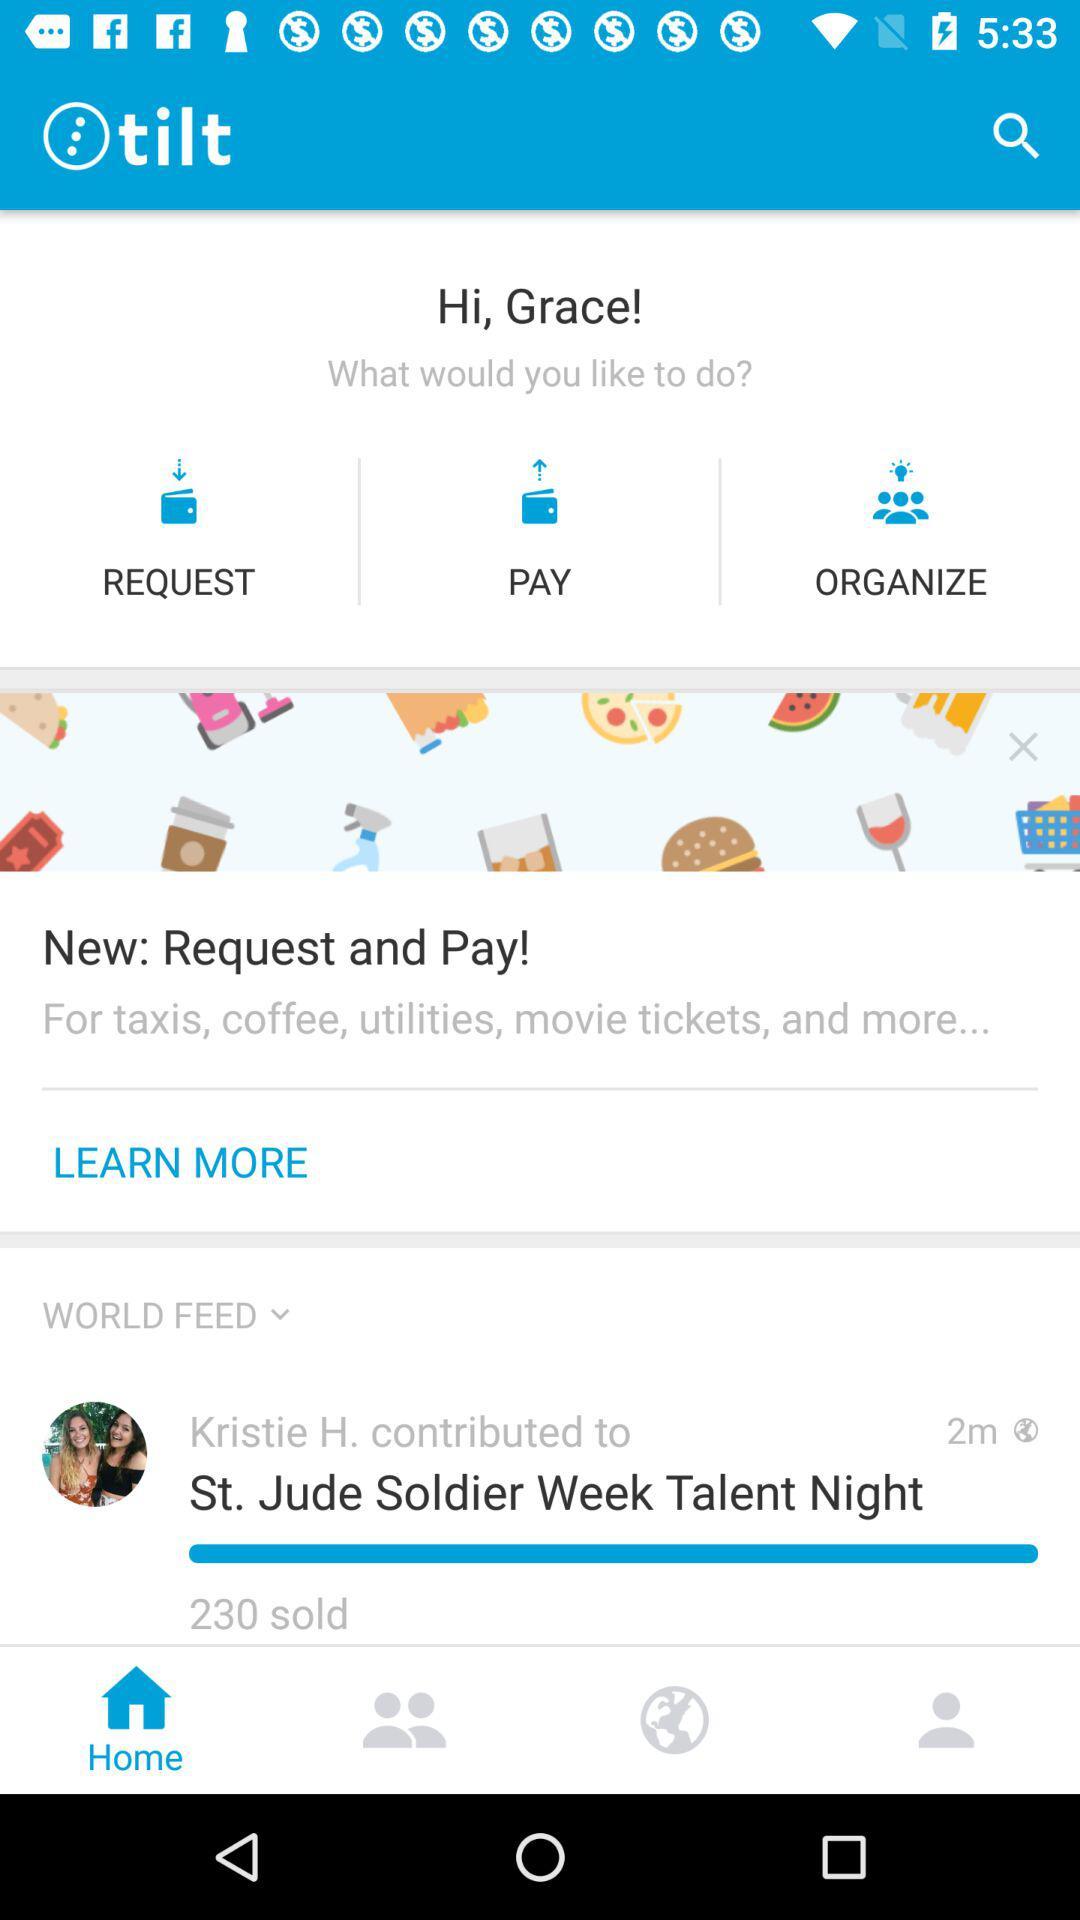  Describe the element at coordinates (540, 1017) in the screenshot. I see `the item below the new request and item` at that location.